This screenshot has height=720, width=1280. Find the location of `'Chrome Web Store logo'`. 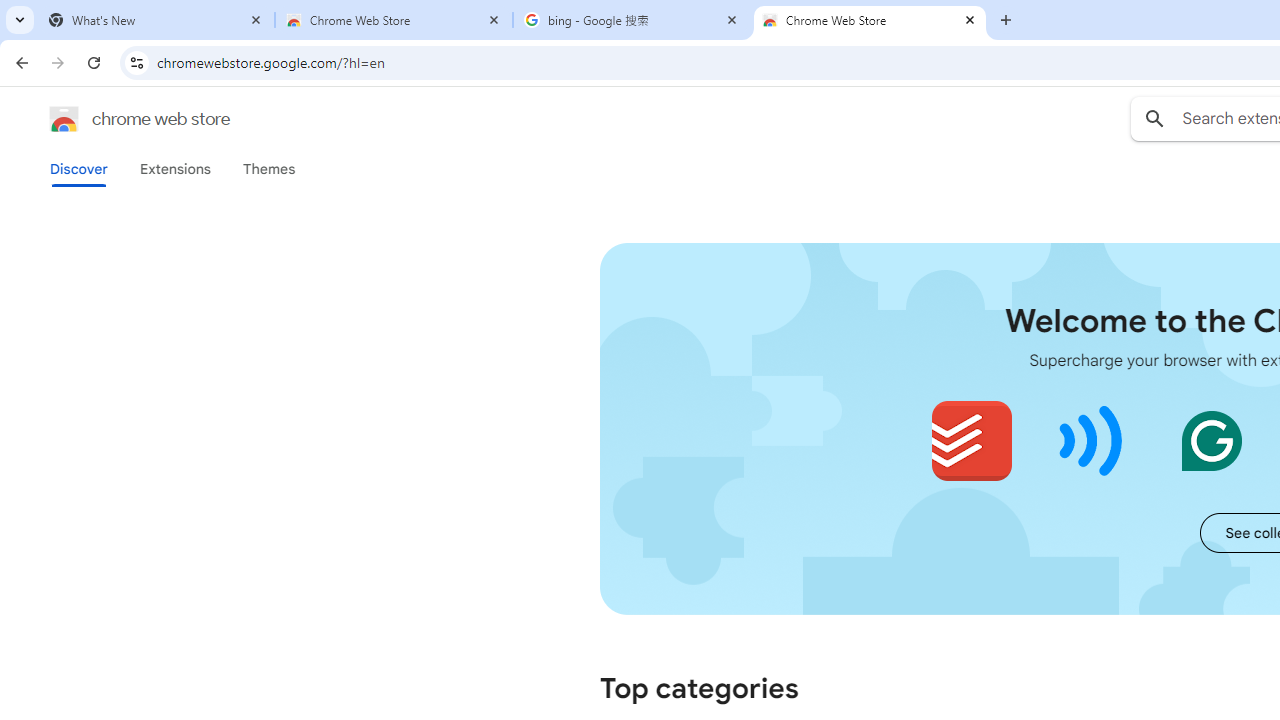

'Chrome Web Store logo' is located at coordinates (64, 119).